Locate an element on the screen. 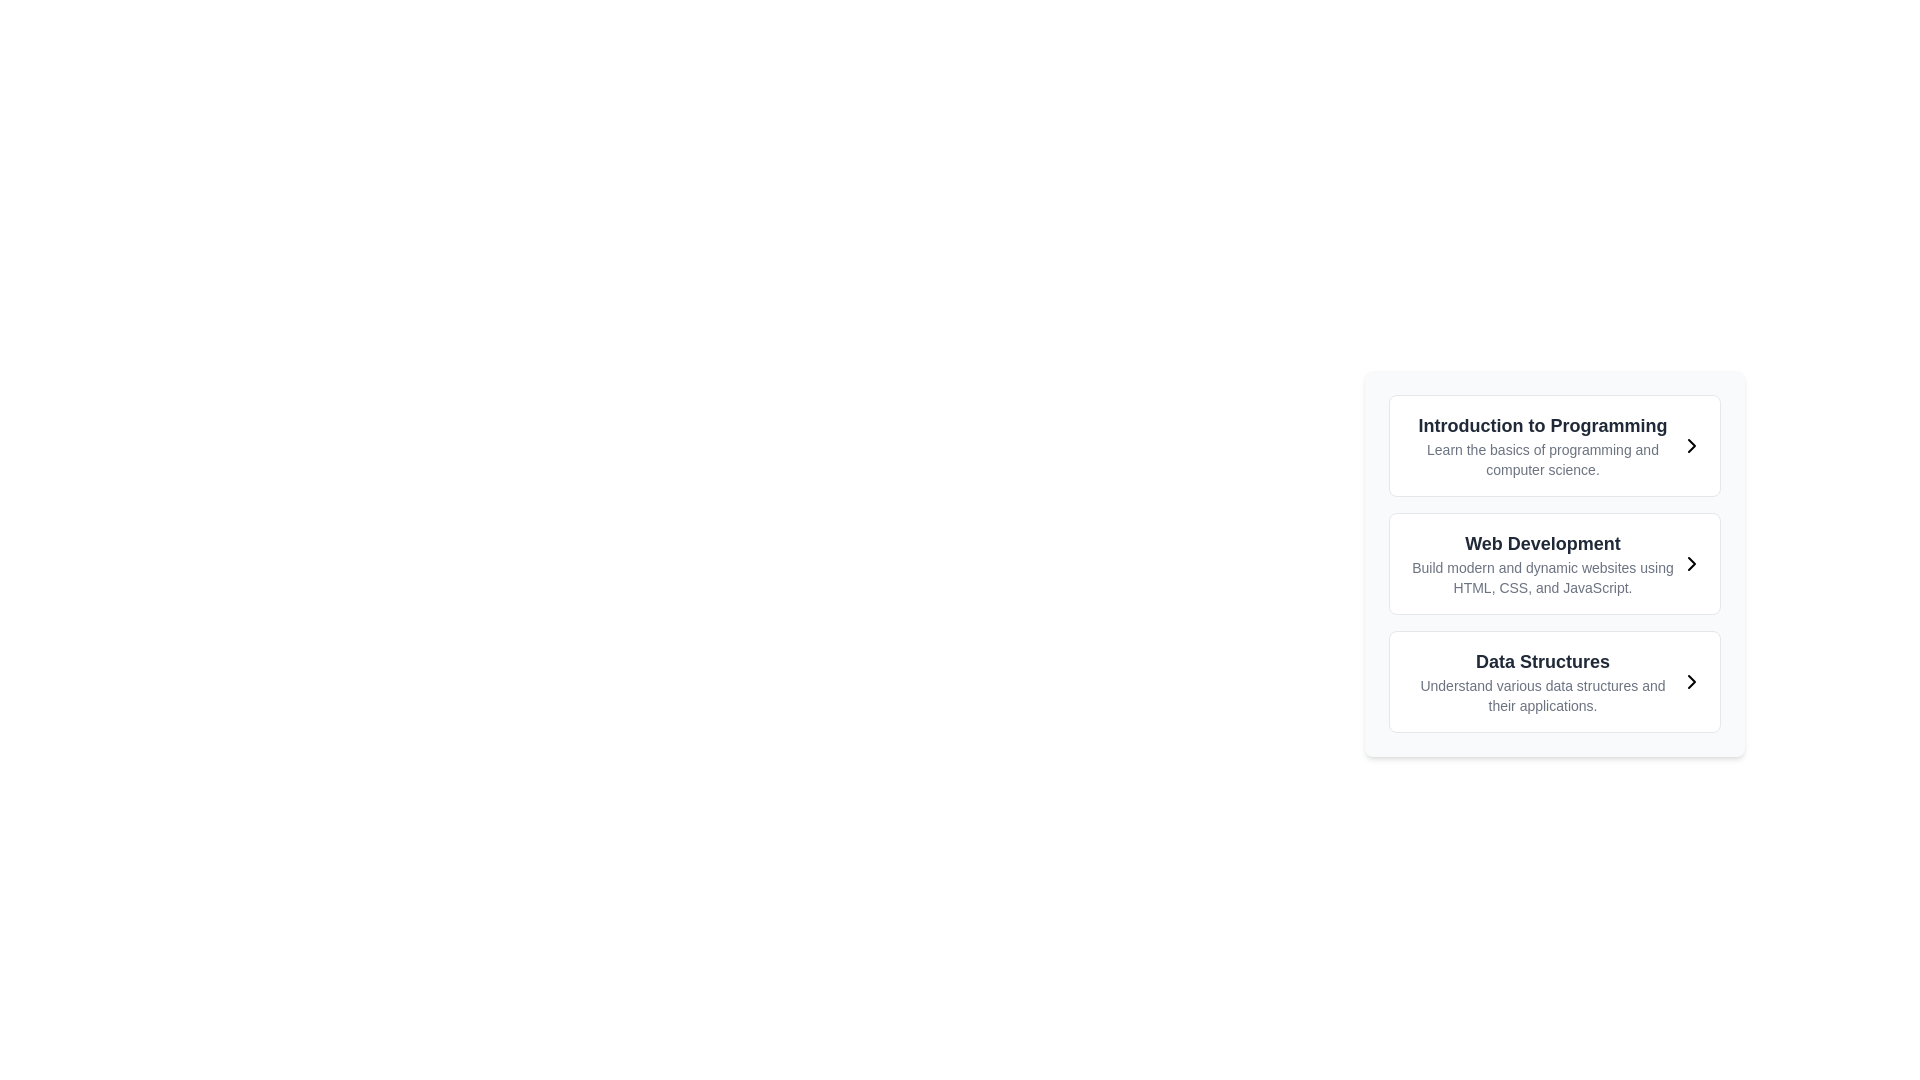  the right-facing chevron icon located to the right of the 'Web Development' section in the vertical list on the panel is located at coordinates (1690, 563).